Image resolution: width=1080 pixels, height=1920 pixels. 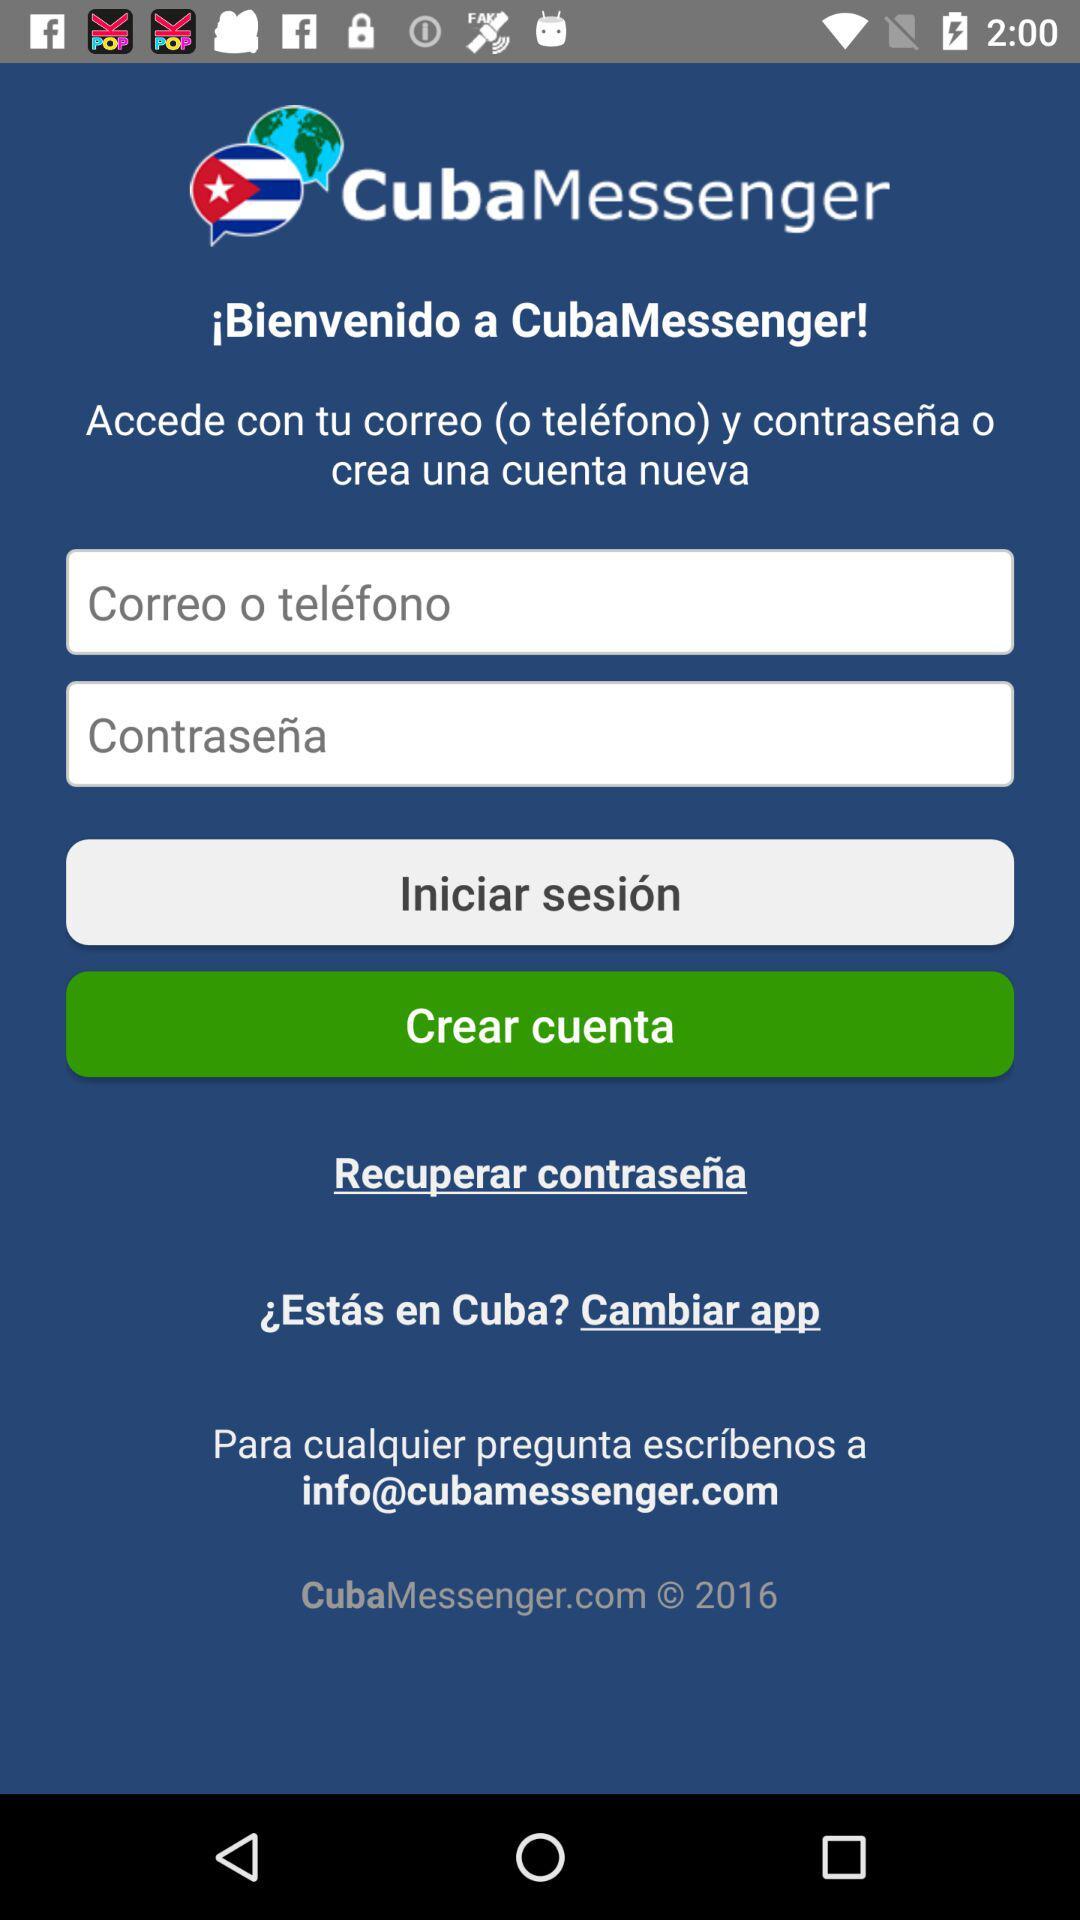 What do you see at coordinates (540, 1308) in the screenshot?
I see `item above para cualquier pregunta item` at bounding box center [540, 1308].